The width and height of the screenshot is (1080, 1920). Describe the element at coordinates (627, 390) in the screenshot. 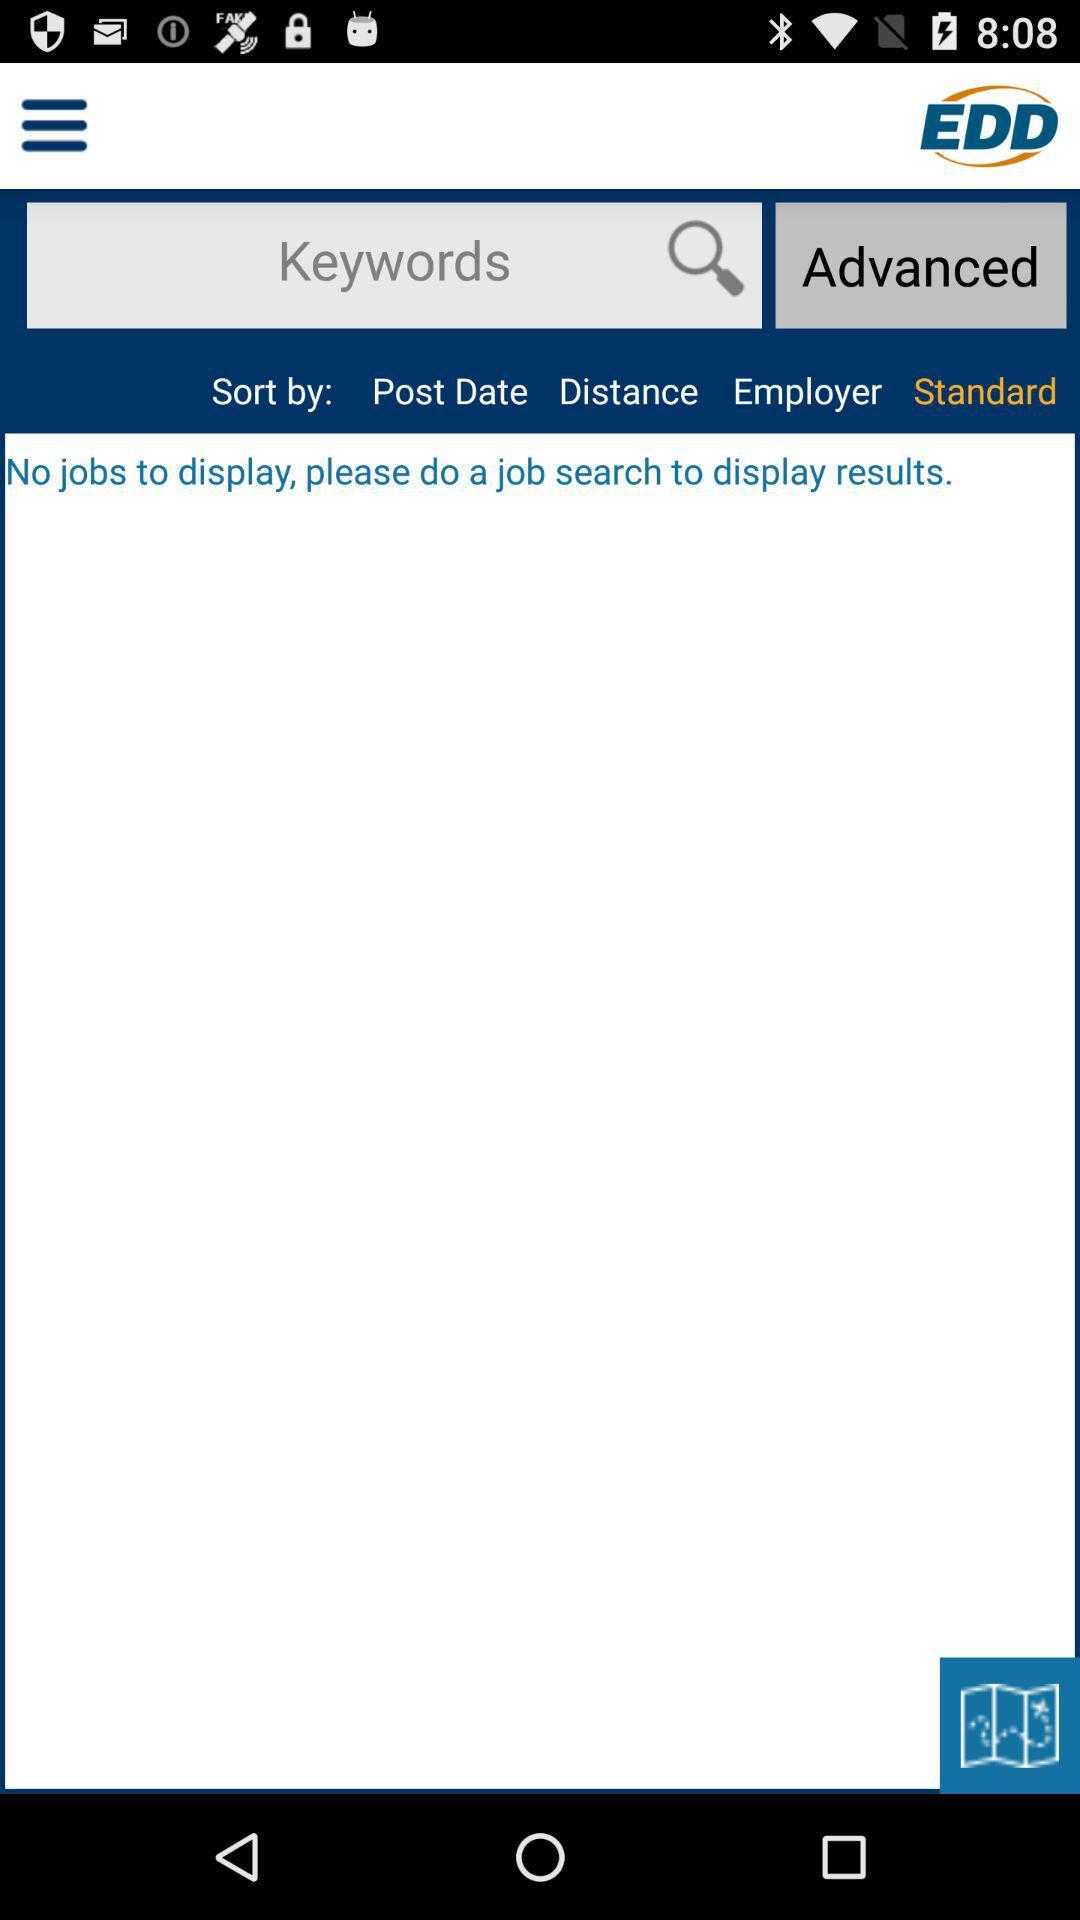

I see `item next to post date icon` at that location.